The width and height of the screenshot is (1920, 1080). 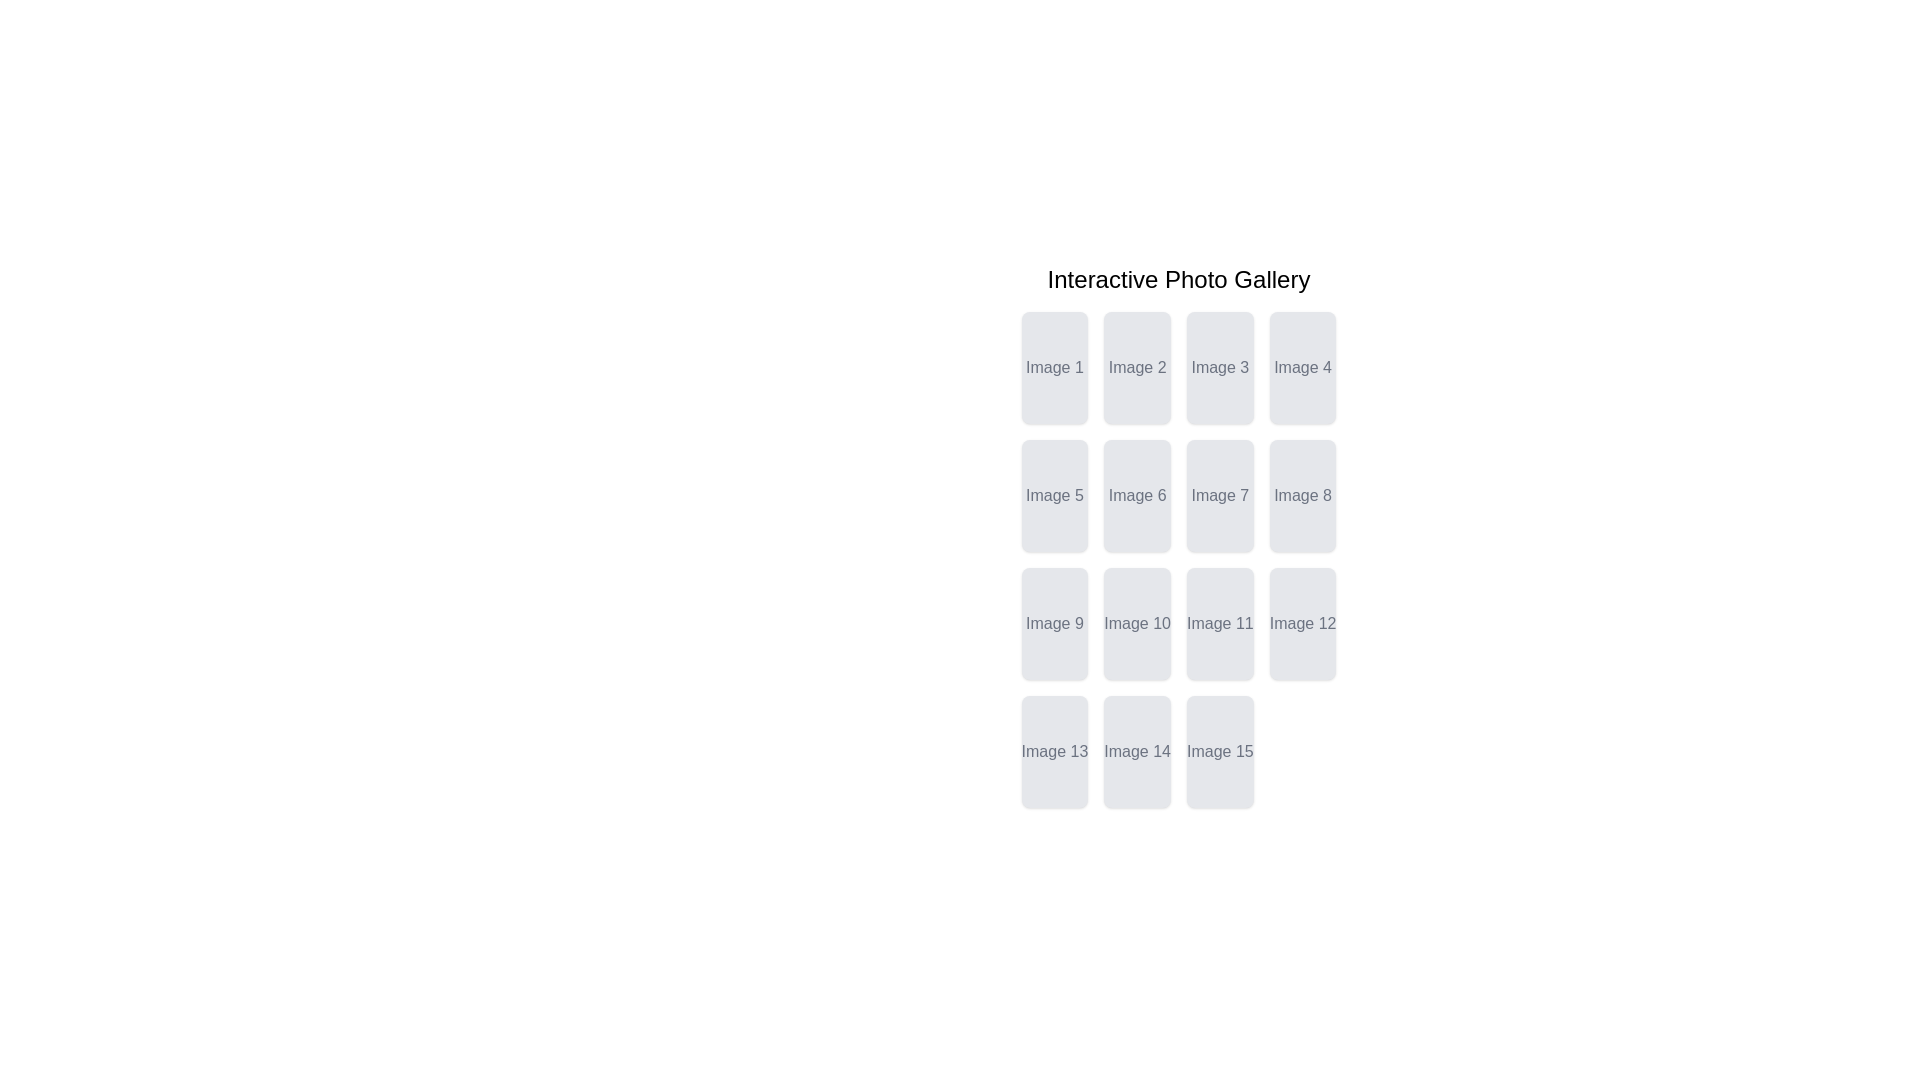 What do you see at coordinates (1053, 786) in the screenshot?
I see `the button for keyboard interaction that allows users to add or view comments associated with 'Image 13' in the photo gallery interface` at bounding box center [1053, 786].